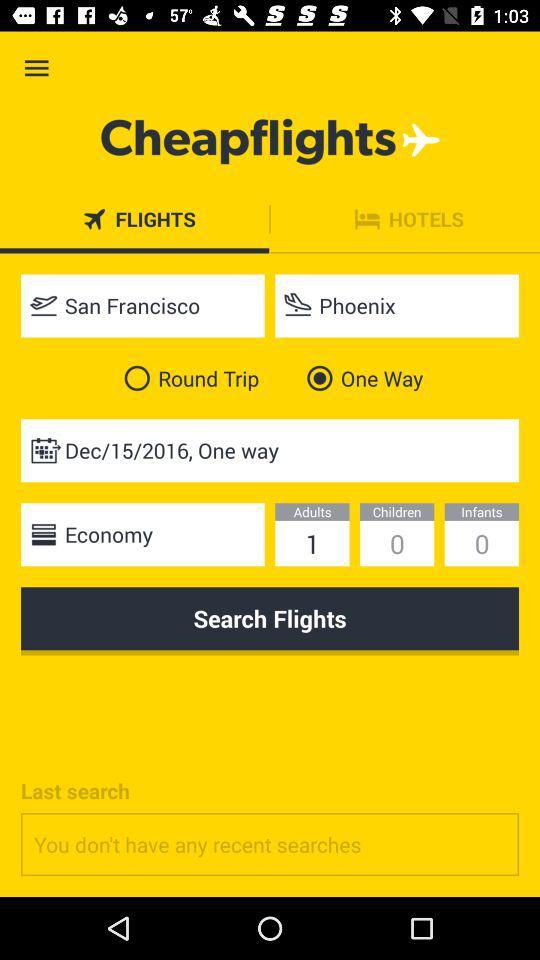 The width and height of the screenshot is (540, 960). Describe the element at coordinates (397, 305) in the screenshot. I see `the icon above one way` at that location.